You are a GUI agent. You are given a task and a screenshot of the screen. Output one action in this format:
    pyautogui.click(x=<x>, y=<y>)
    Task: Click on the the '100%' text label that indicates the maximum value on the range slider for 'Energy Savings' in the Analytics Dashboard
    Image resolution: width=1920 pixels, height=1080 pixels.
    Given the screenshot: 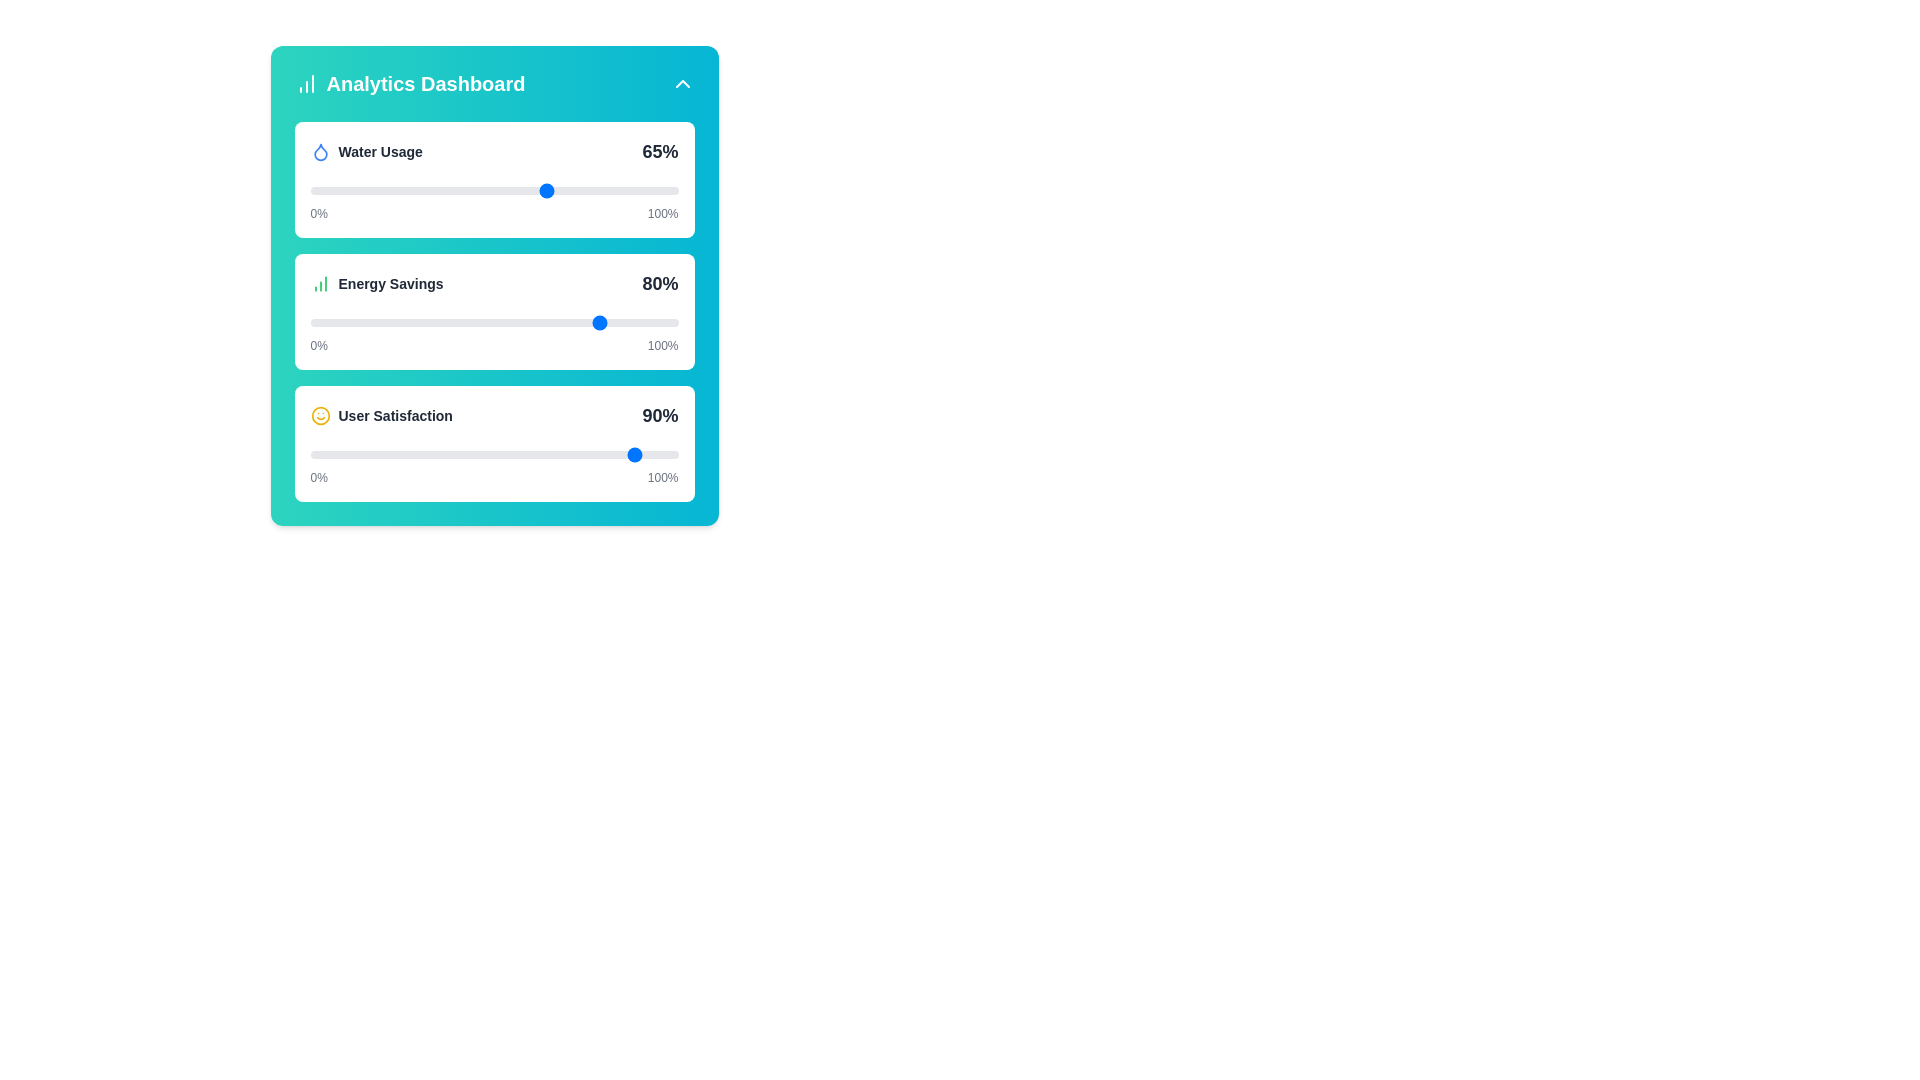 What is the action you would take?
    pyautogui.click(x=663, y=345)
    